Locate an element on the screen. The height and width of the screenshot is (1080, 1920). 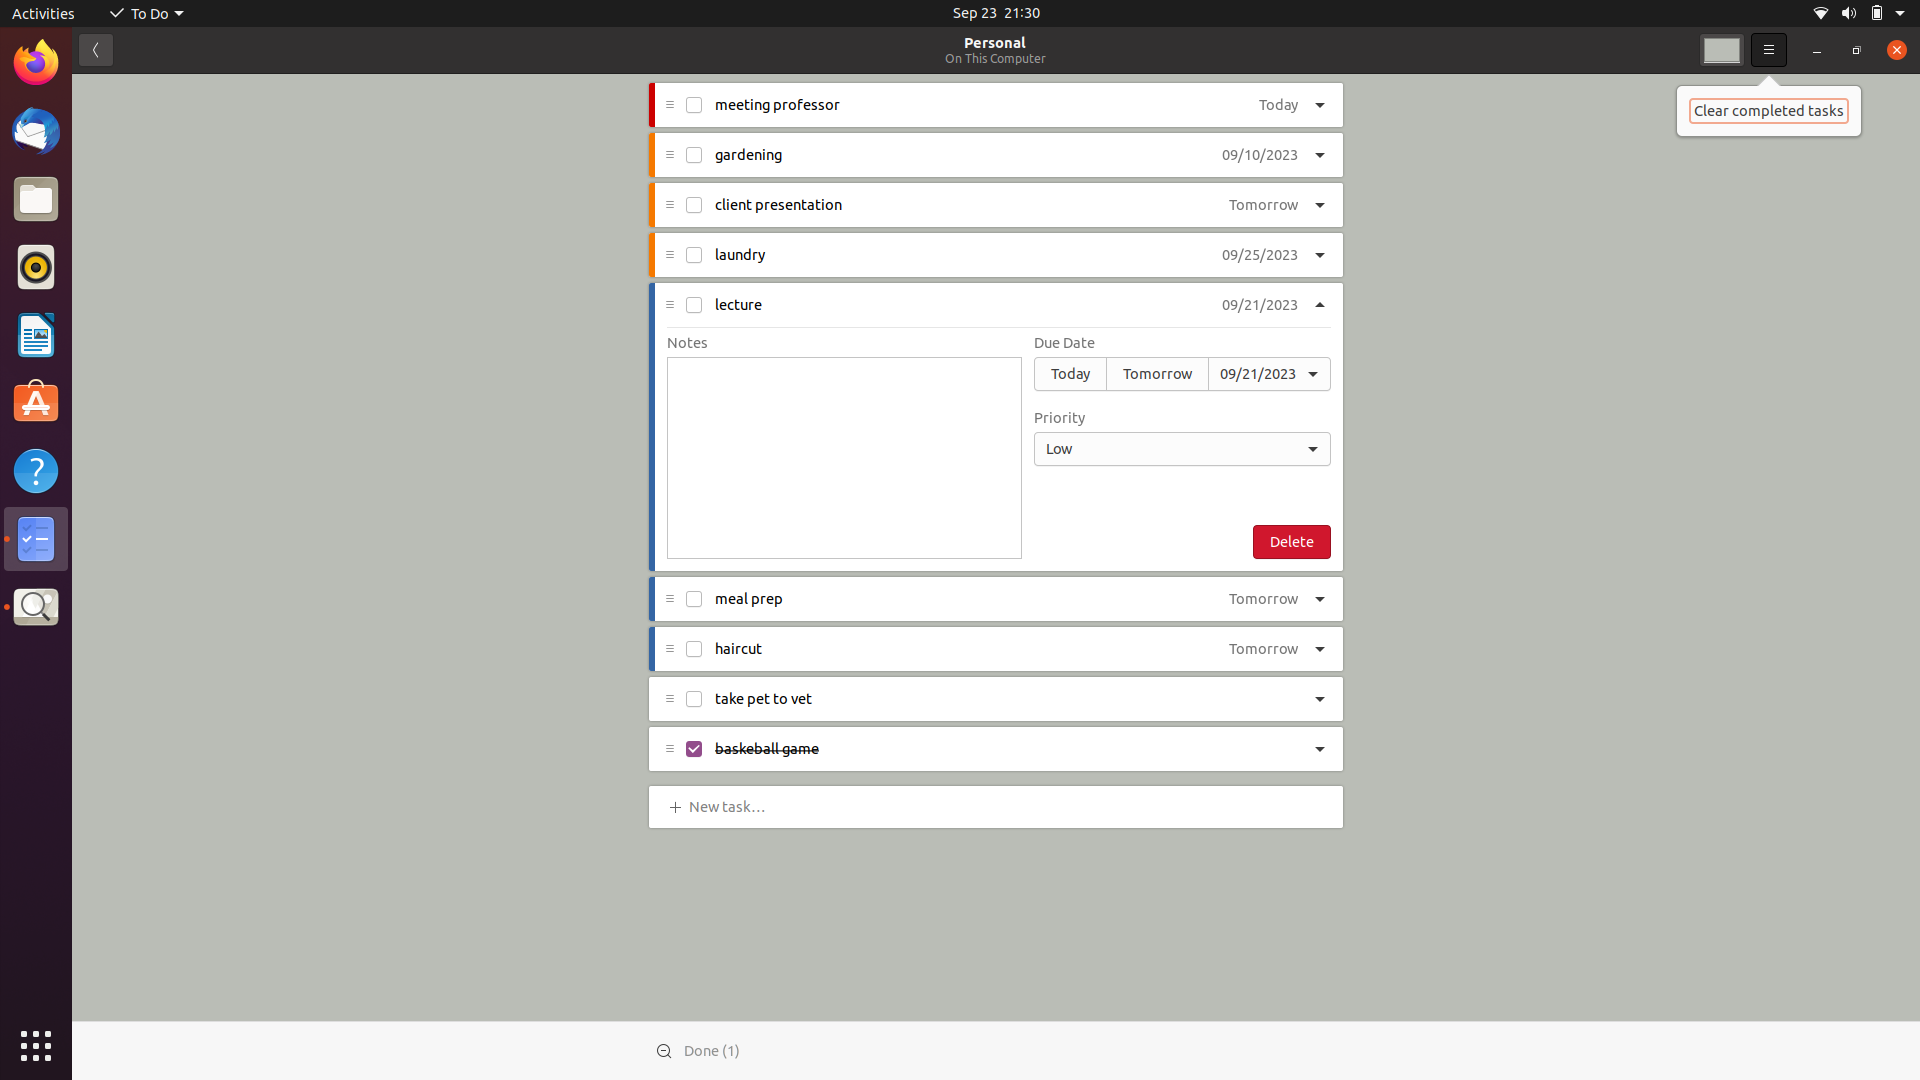
Accomplish the "meal prep" task is located at coordinates (694, 600).